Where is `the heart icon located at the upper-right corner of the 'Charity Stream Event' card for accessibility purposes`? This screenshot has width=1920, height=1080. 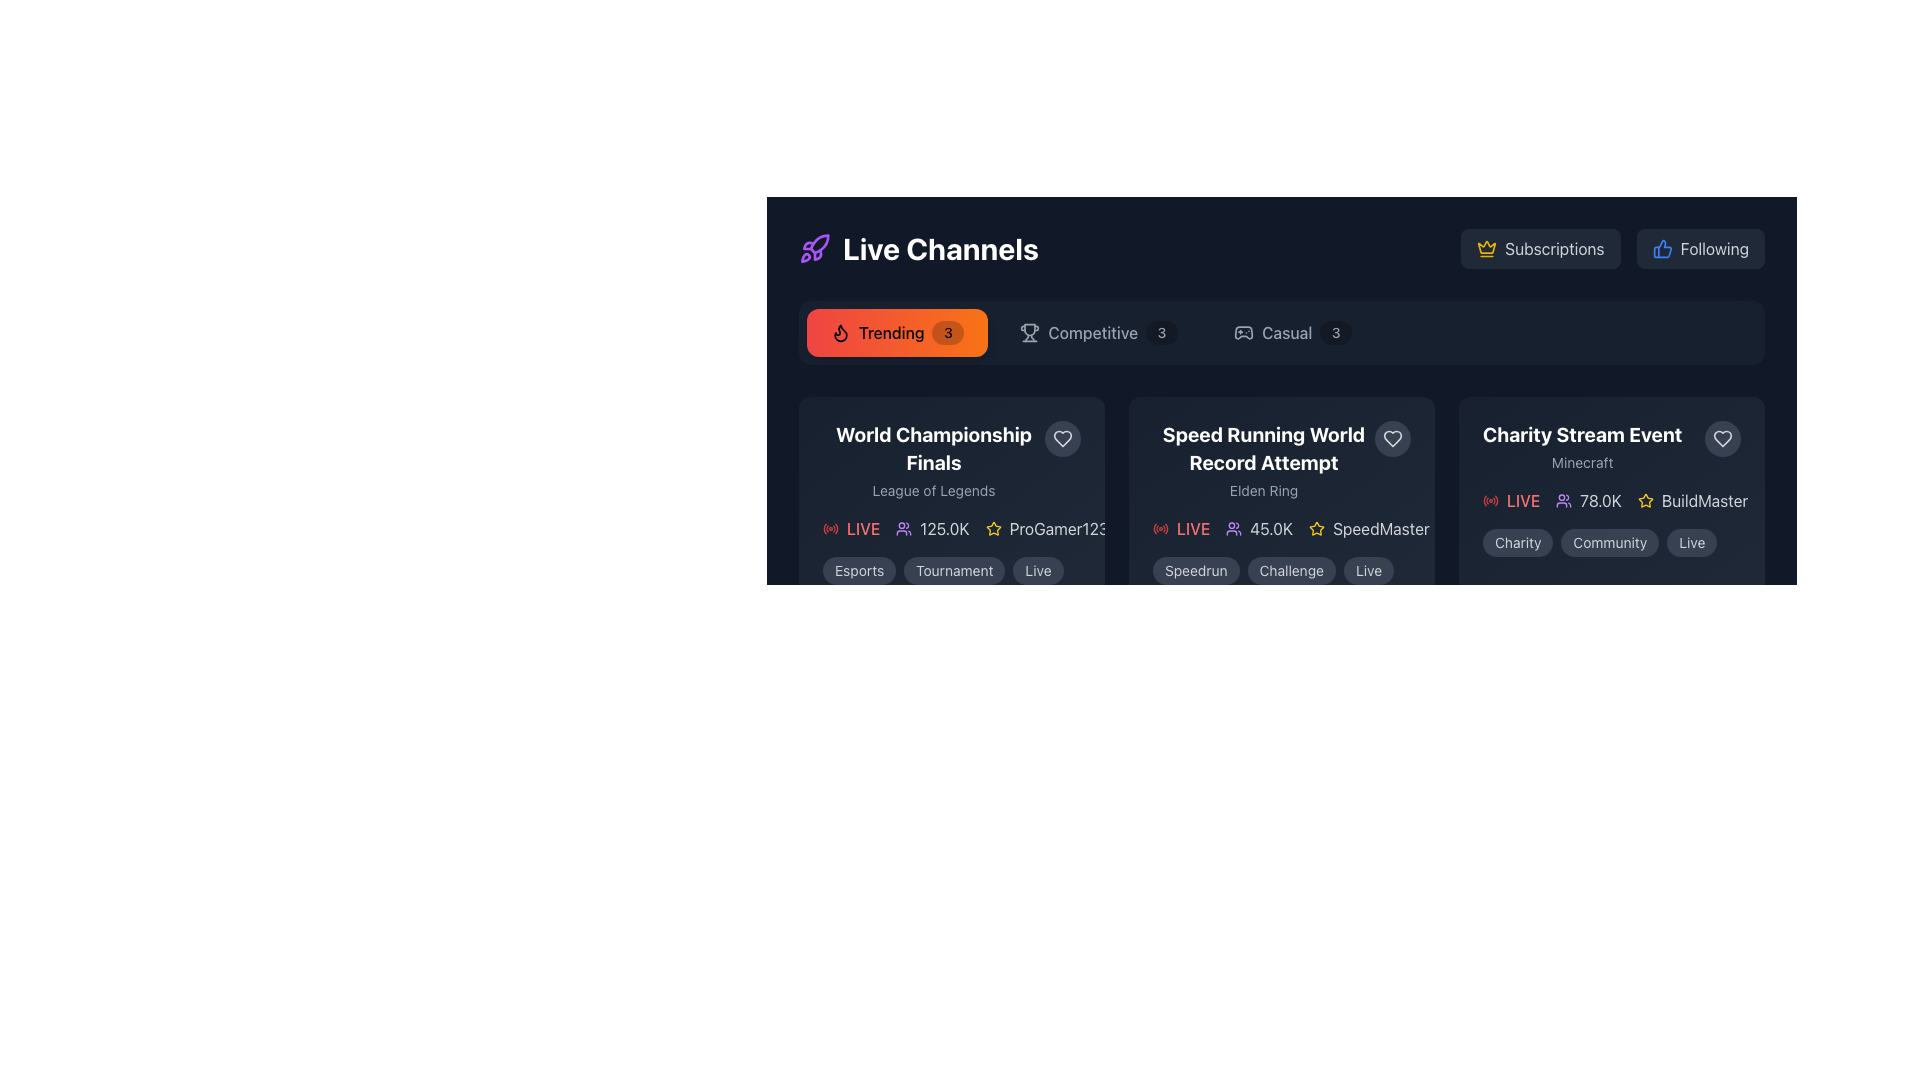
the heart icon located at the upper-right corner of the 'Charity Stream Event' card for accessibility purposes is located at coordinates (1722, 438).